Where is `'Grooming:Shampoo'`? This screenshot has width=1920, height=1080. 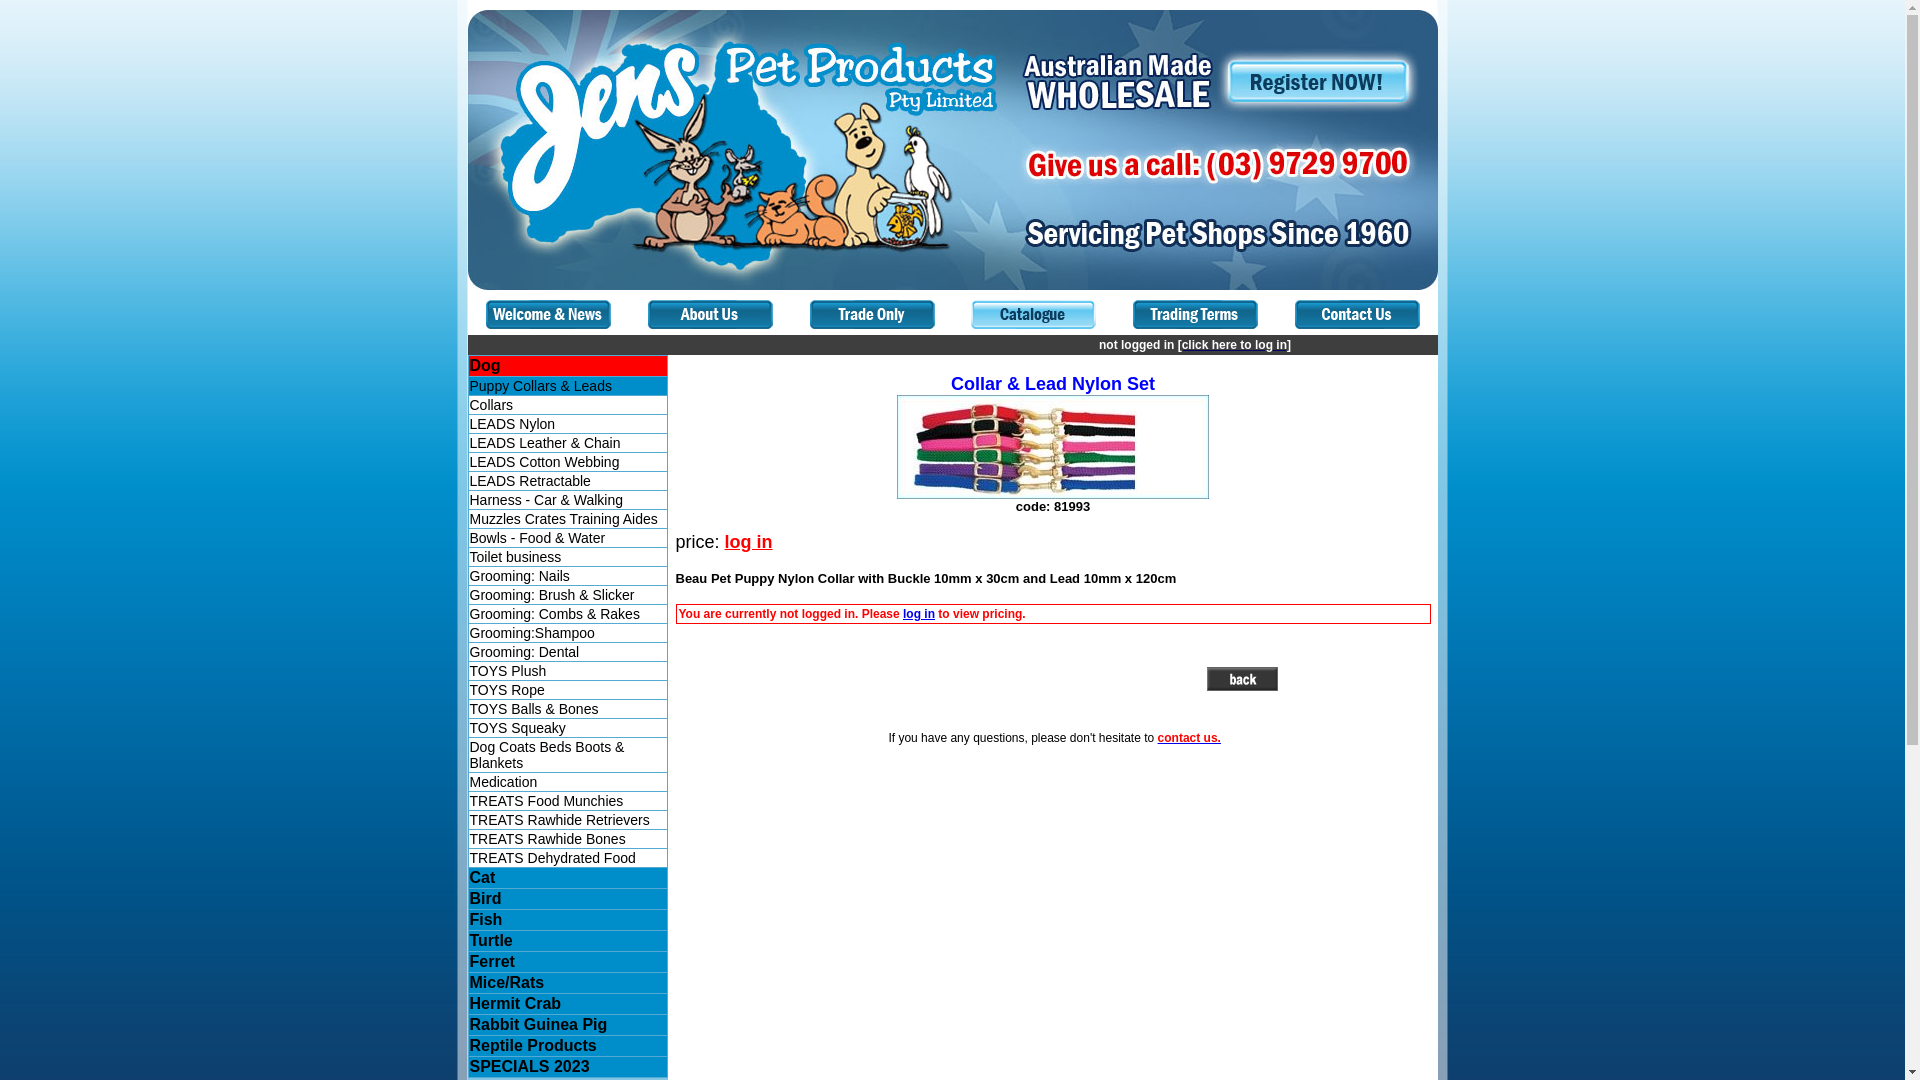
'Grooming:Shampoo' is located at coordinates (565, 632).